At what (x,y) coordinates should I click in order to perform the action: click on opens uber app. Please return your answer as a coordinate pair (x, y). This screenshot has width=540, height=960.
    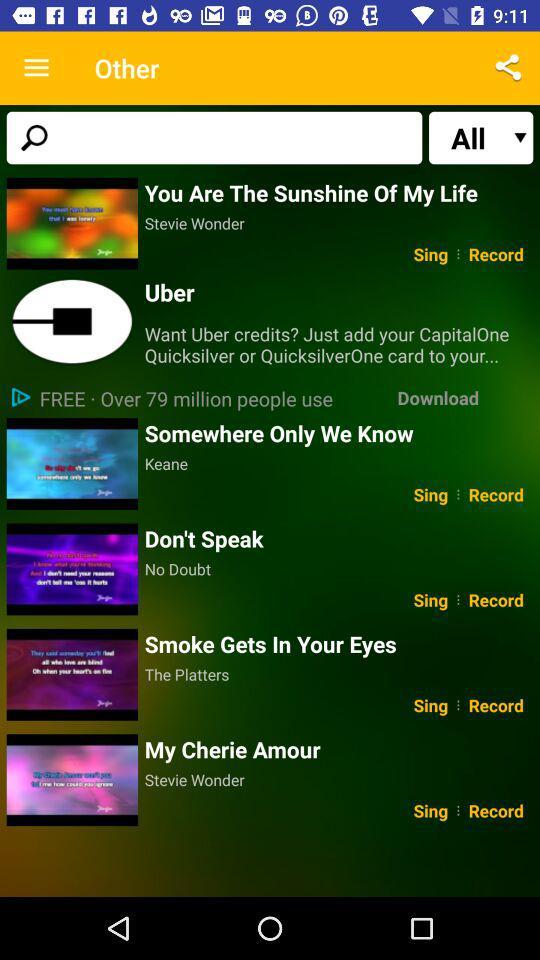
    Looking at the image, I should click on (71, 322).